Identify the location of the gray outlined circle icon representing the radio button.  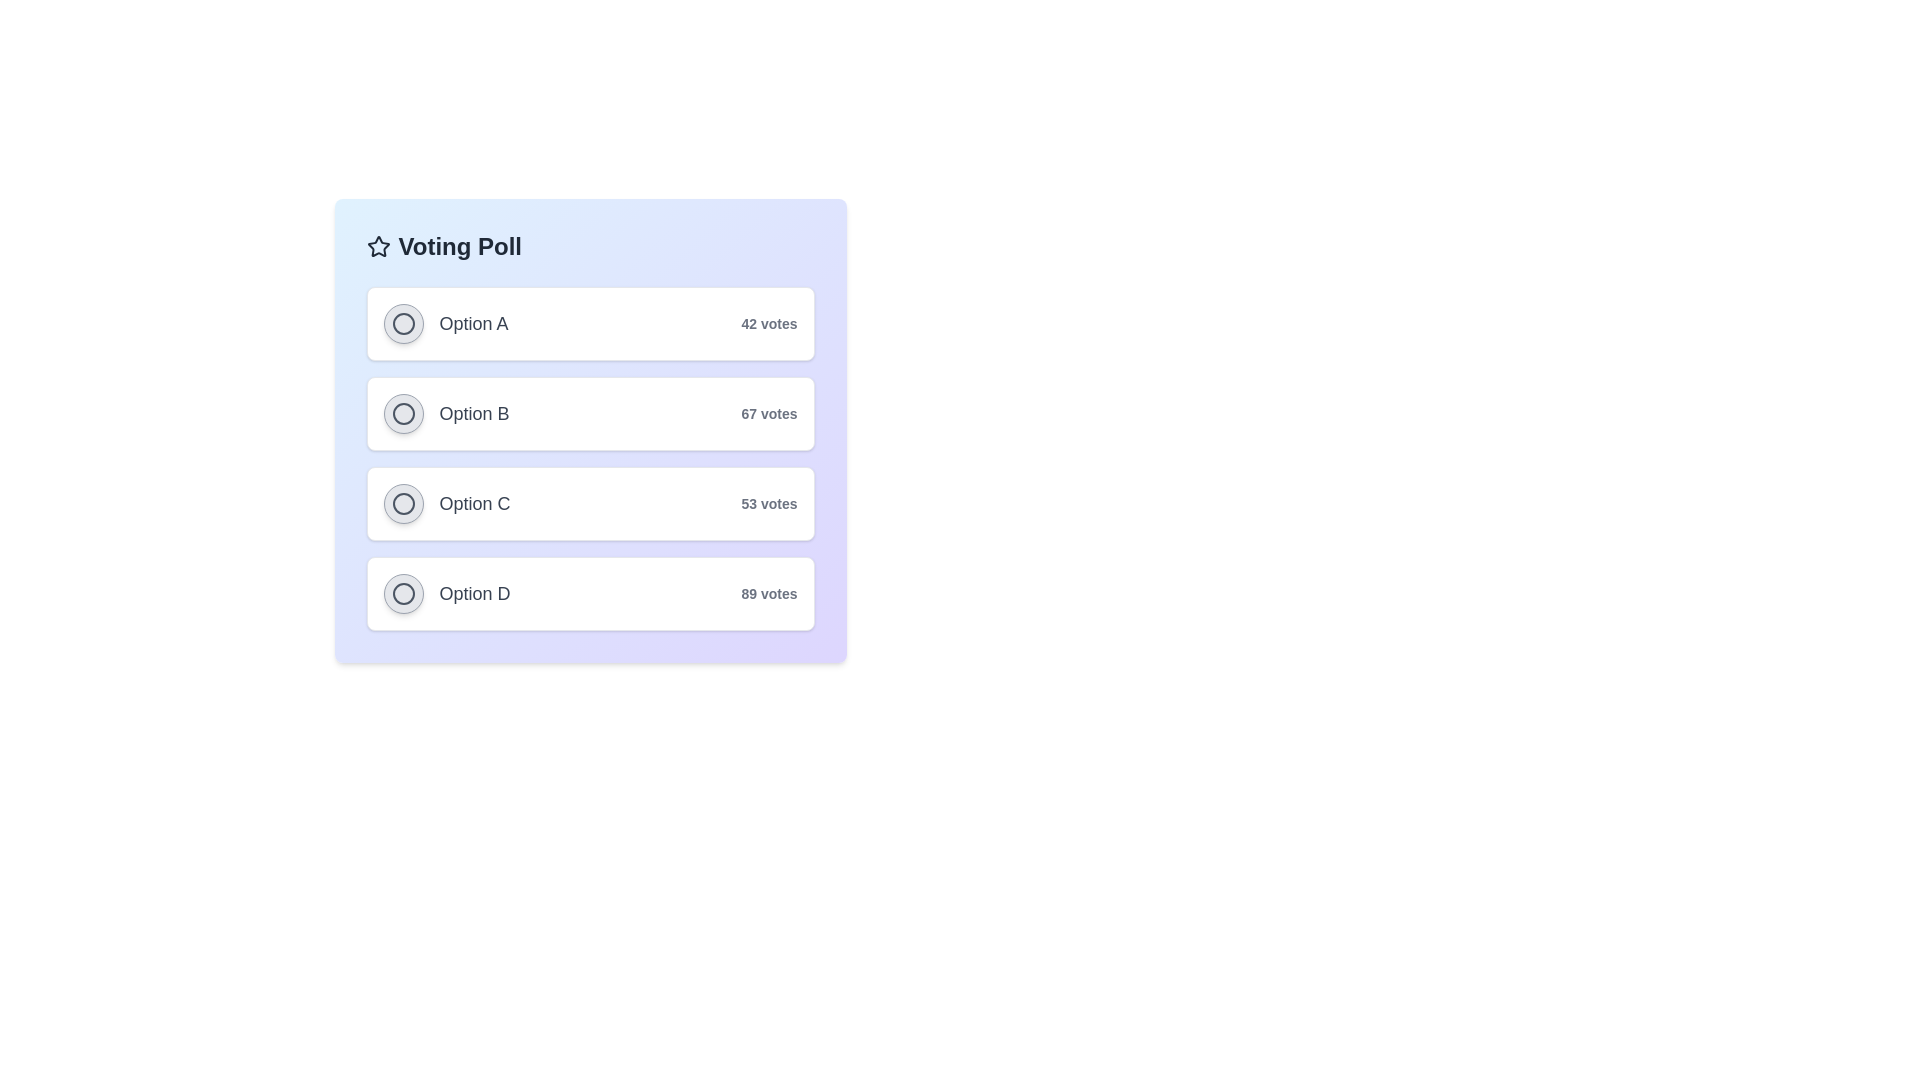
(402, 323).